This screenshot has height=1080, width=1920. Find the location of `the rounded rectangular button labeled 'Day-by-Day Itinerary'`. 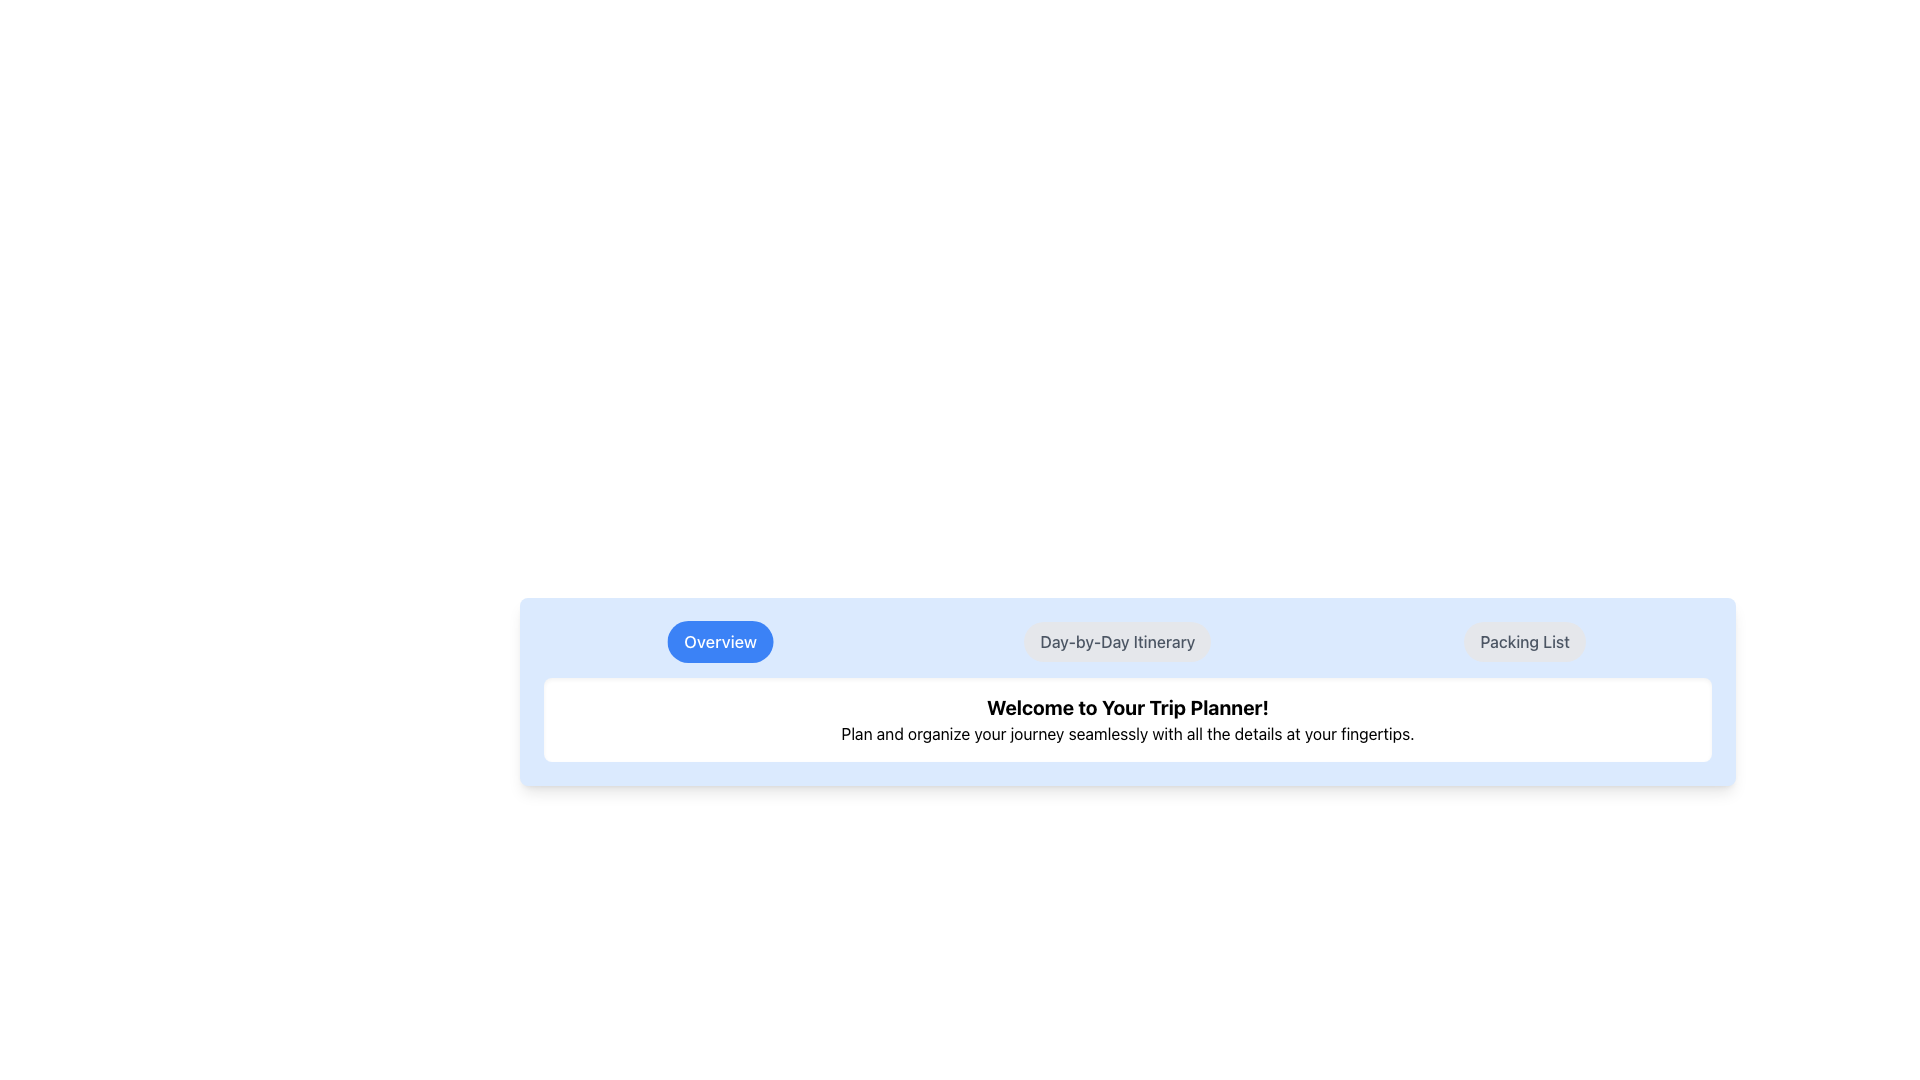

the rounded rectangular button labeled 'Day-by-Day Itinerary' is located at coordinates (1116, 641).